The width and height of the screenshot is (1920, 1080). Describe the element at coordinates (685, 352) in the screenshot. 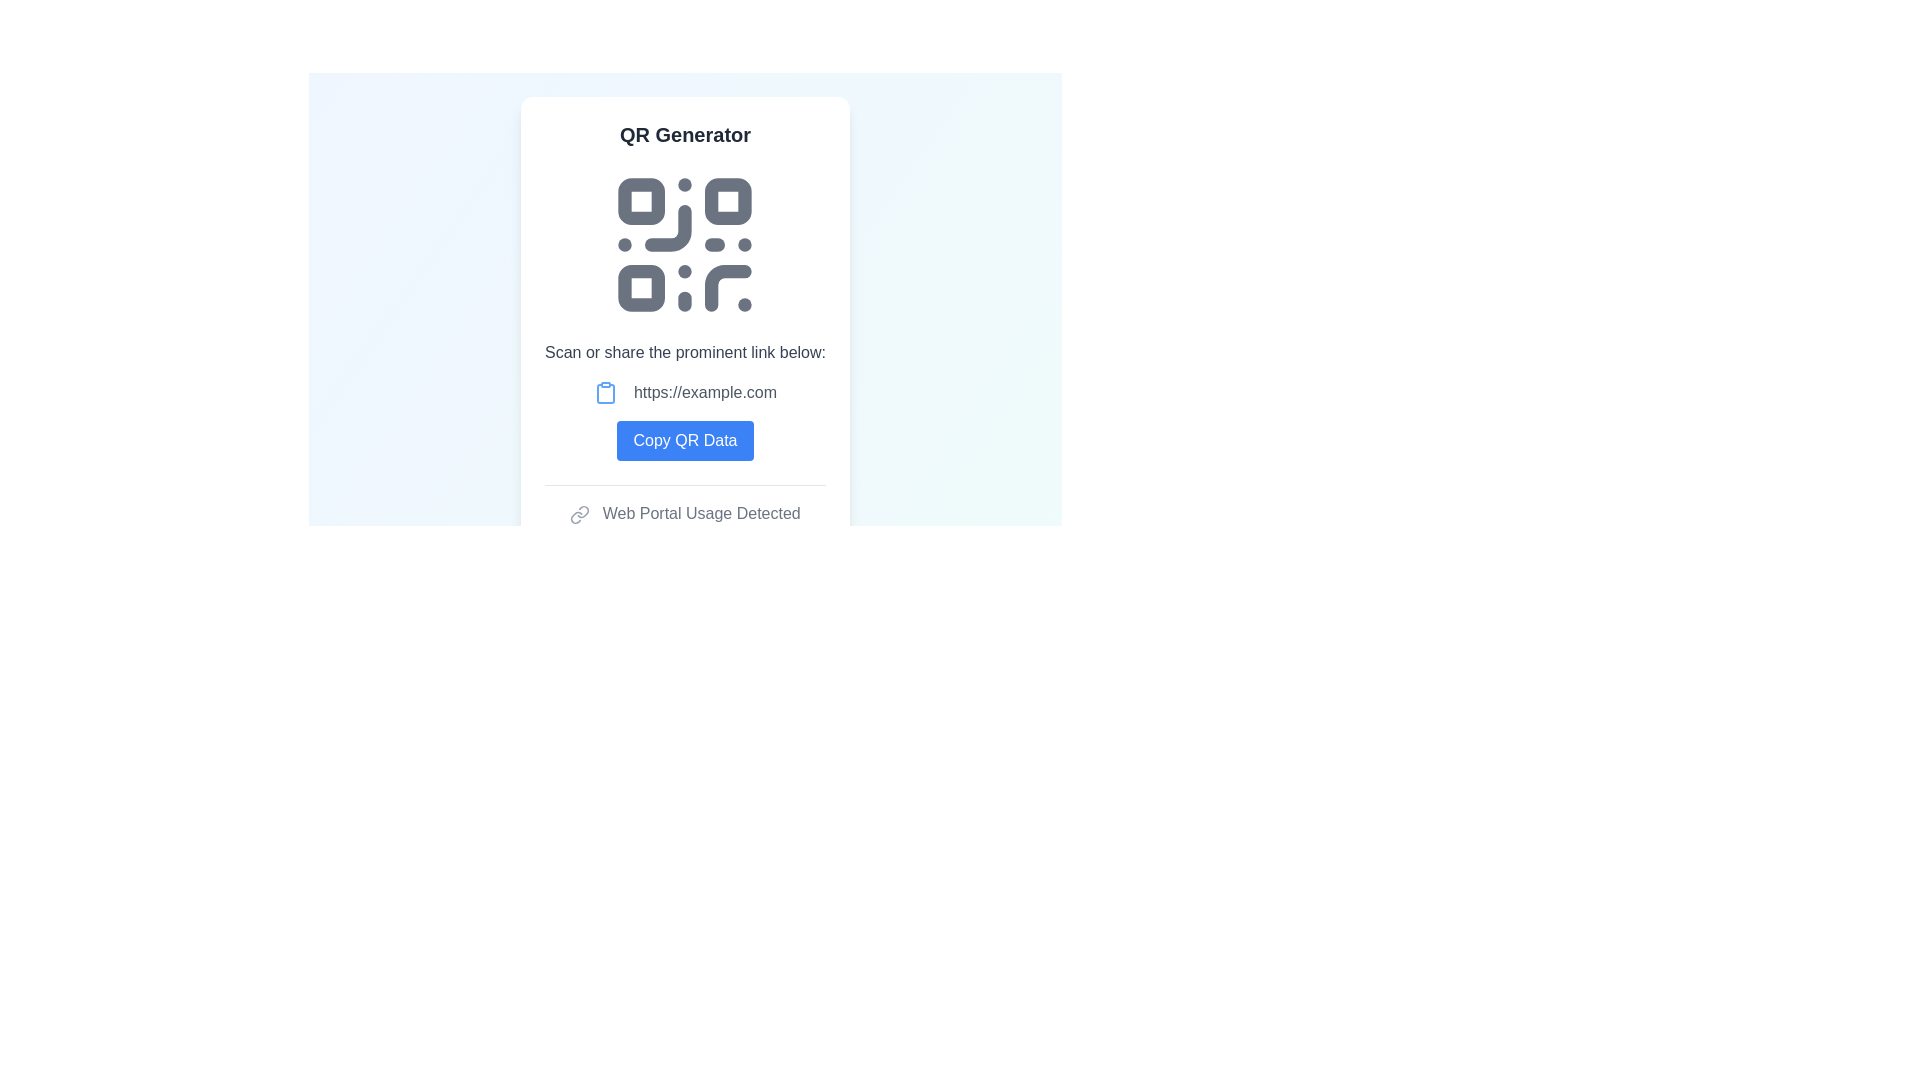

I see `the instruction text that reads 'Scan or share the prominent link below:' which is styled in gray and positioned below a QR code and above a clickable URL` at that location.